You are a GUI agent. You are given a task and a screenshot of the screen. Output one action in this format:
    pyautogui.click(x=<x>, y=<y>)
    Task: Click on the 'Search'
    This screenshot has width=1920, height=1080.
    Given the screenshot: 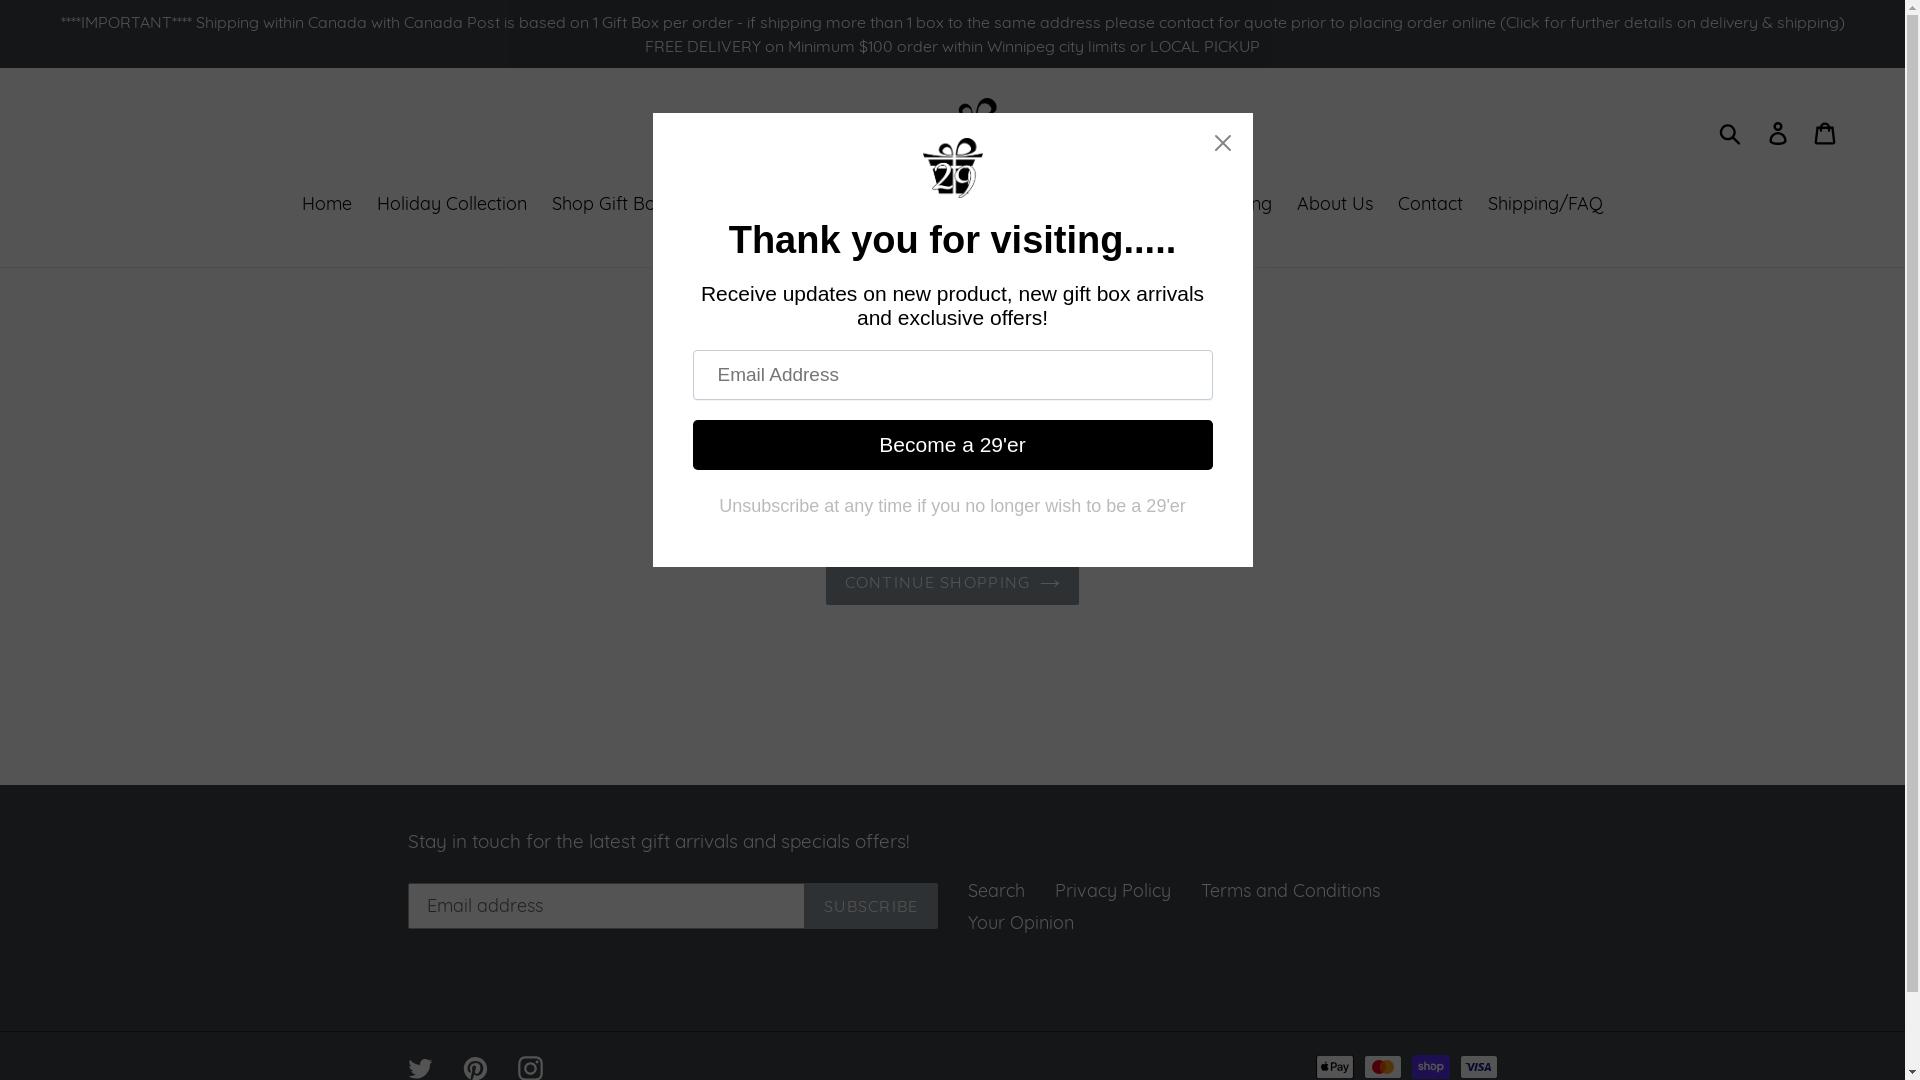 What is the action you would take?
    pyautogui.click(x=996, y=889)
    